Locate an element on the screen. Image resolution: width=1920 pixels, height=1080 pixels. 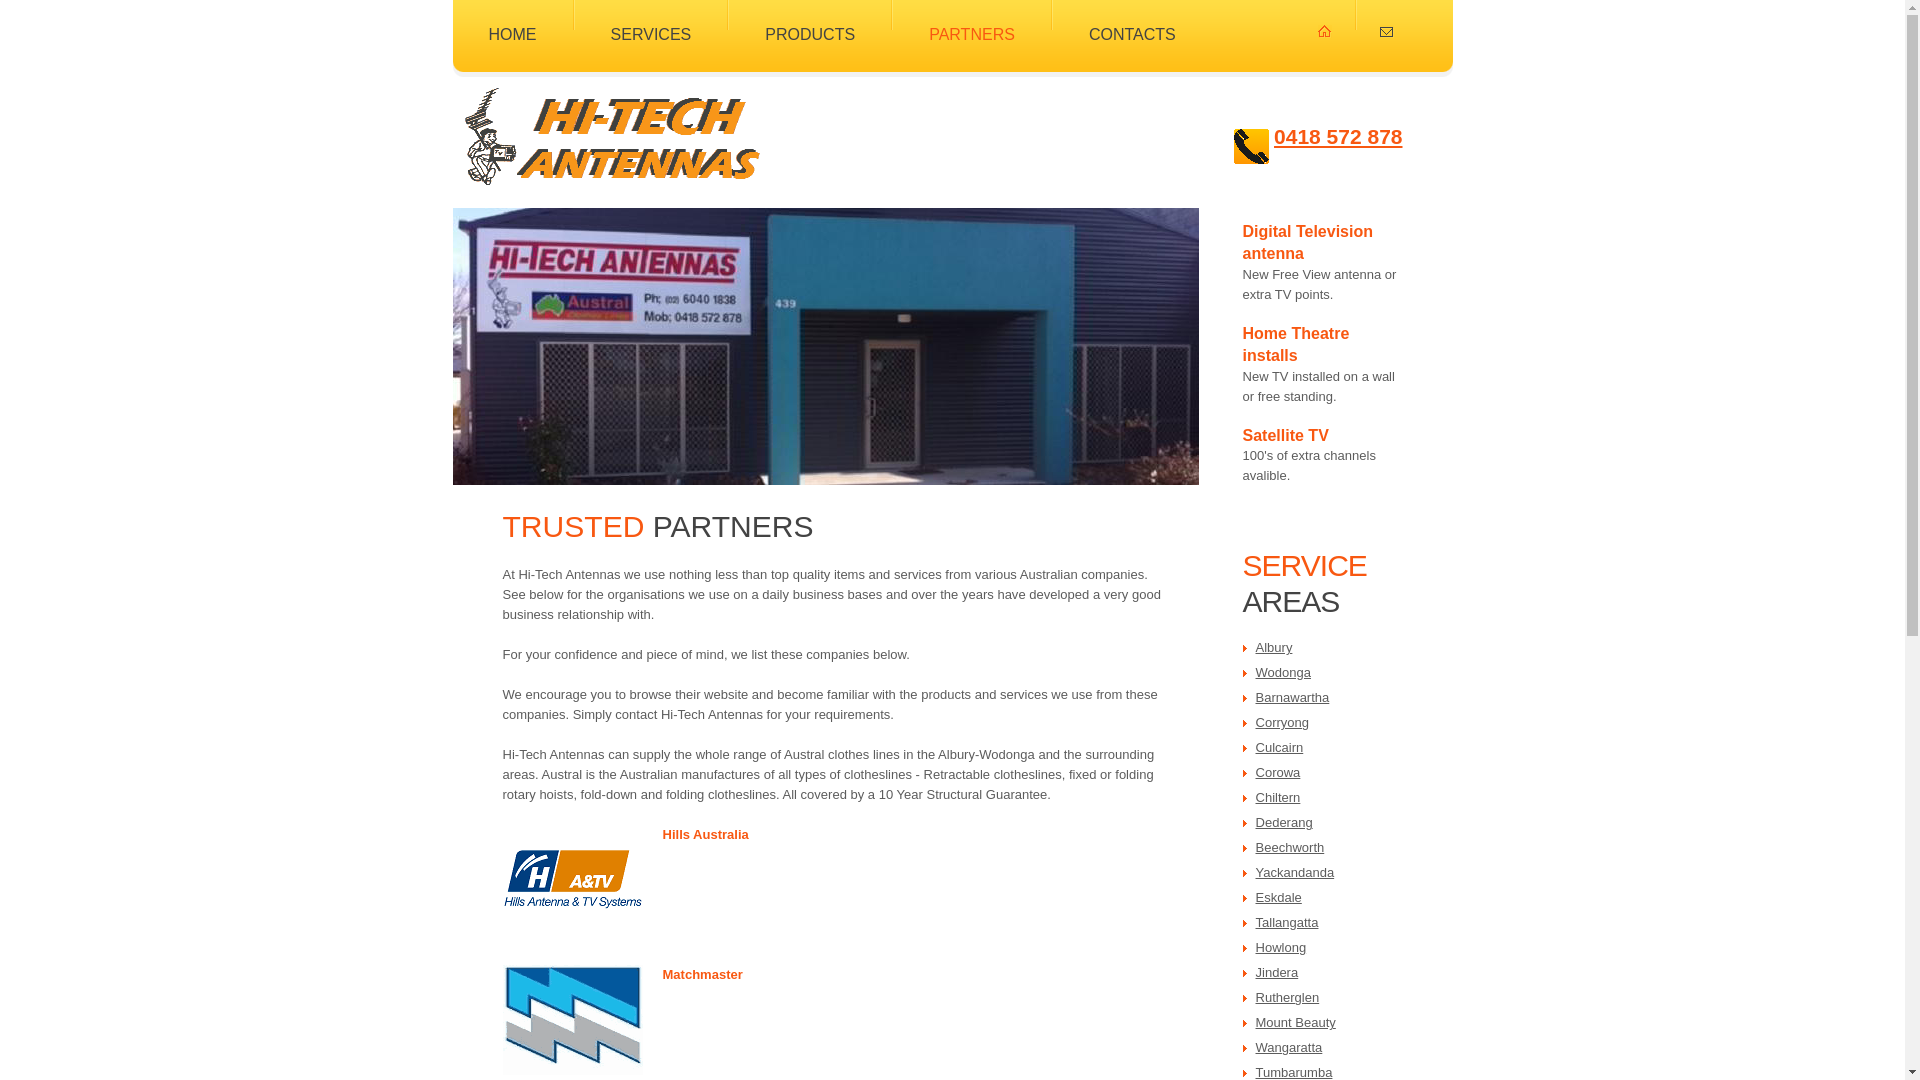
'Corryong' is located at coordinates (1282, 722).